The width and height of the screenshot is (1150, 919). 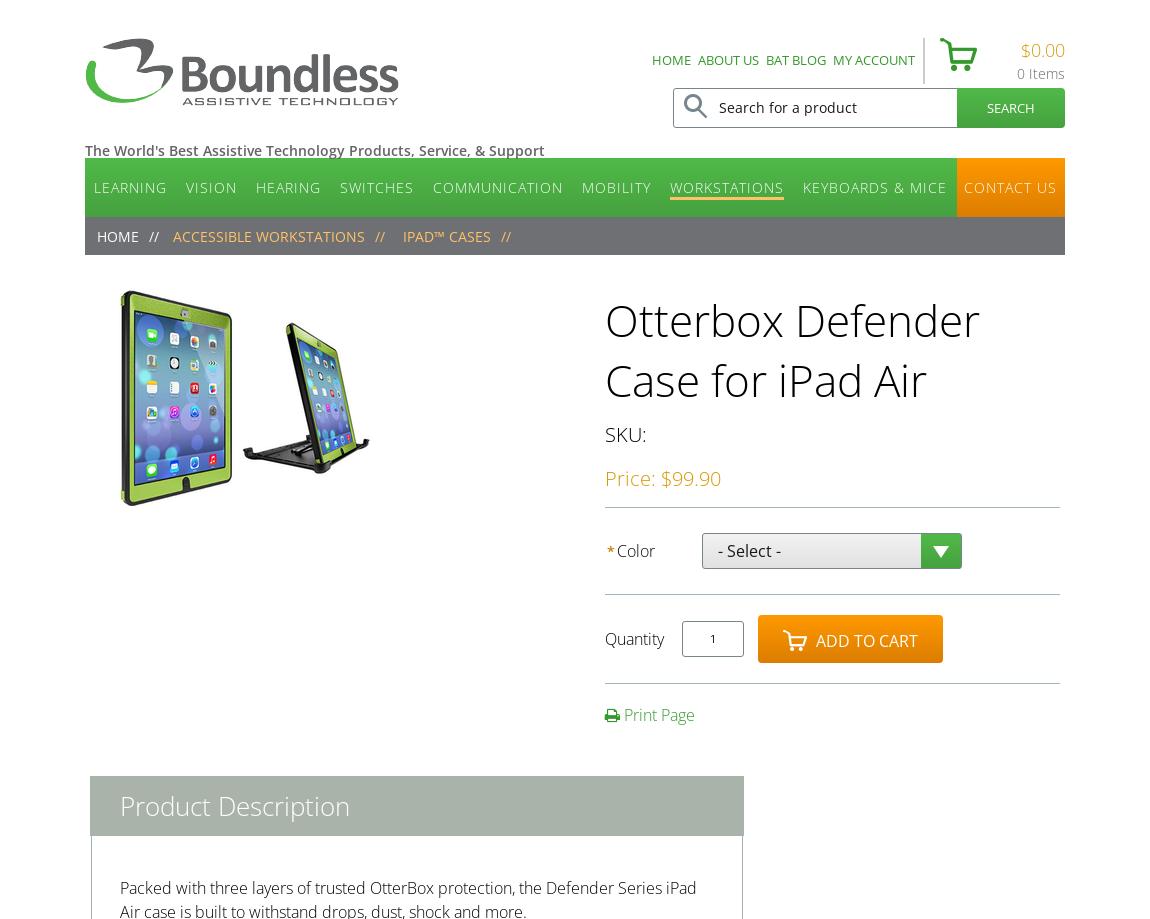 What do you see at coordinates (651, 248) in the screenshot?
I see `'Environmental Control'` at bounding box center [651, 248].